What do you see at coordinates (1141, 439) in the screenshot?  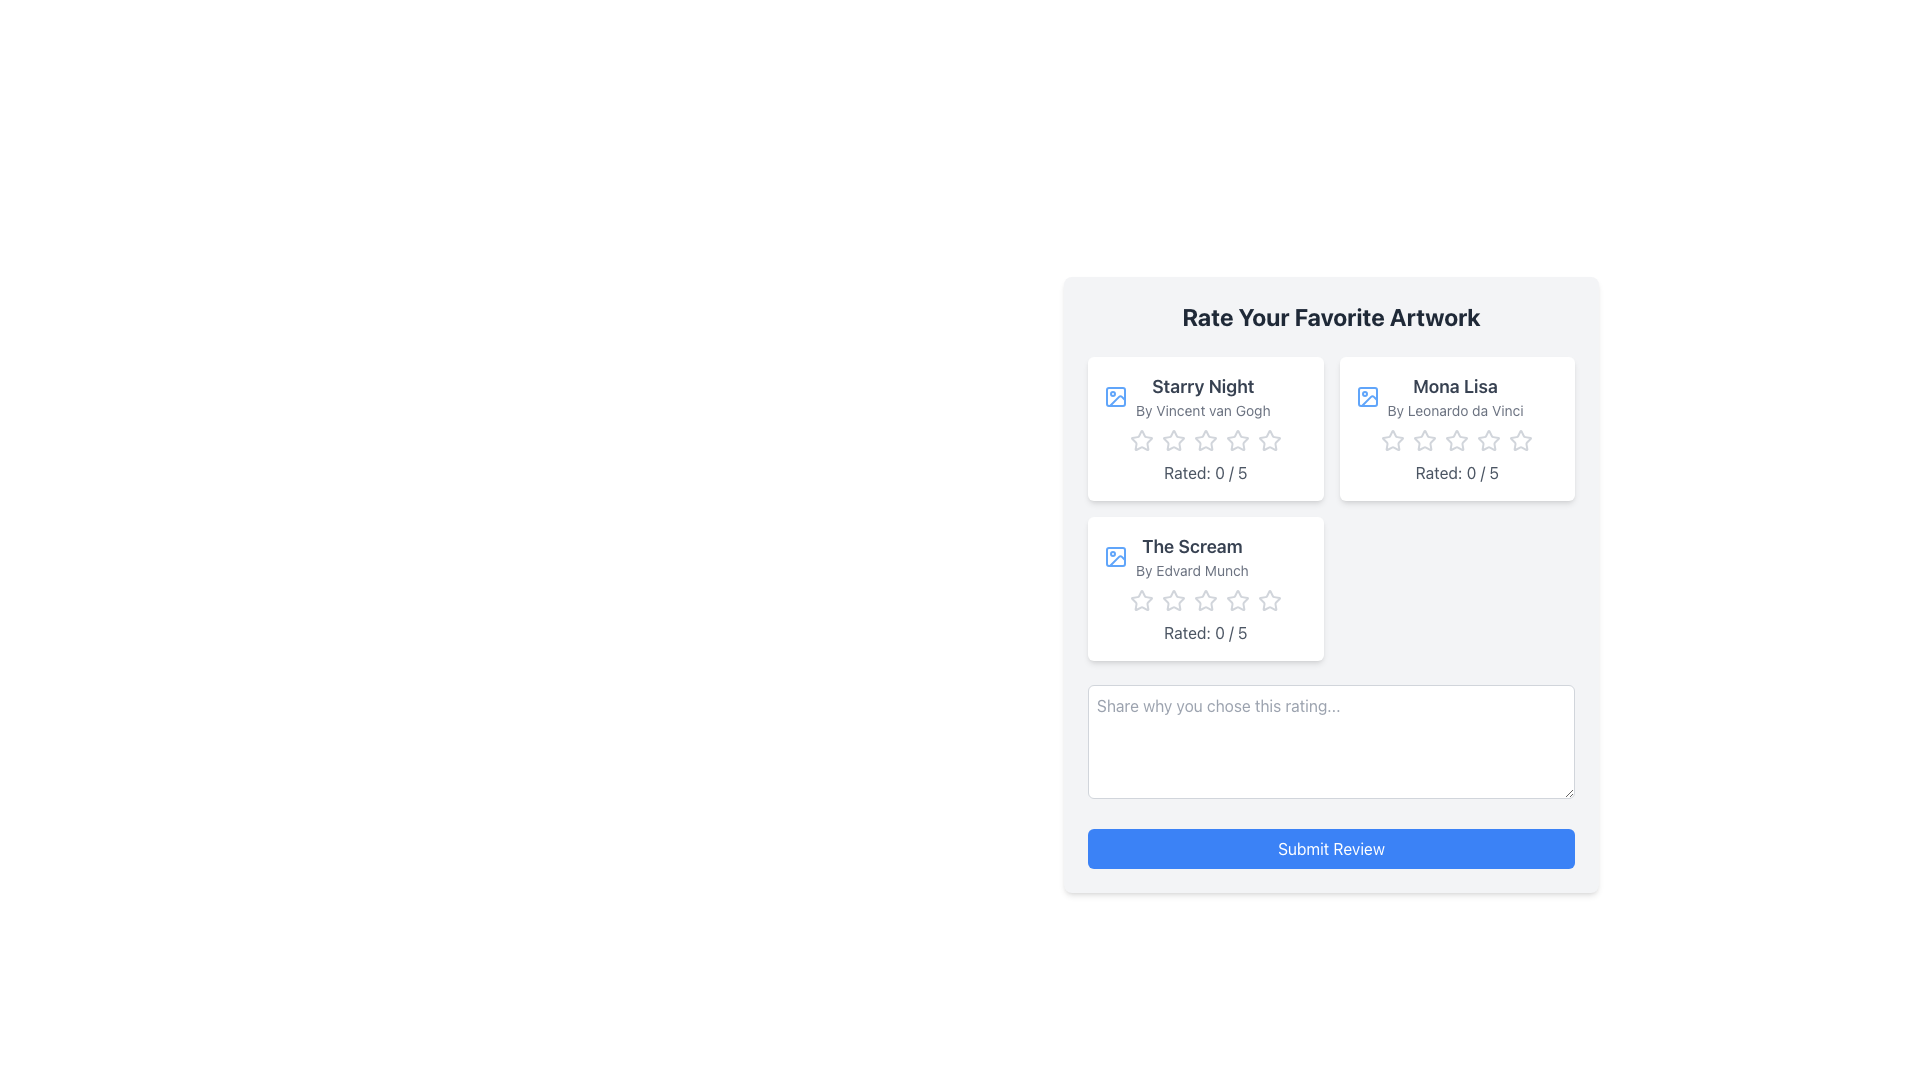 I see `the first gray star icon in the rating row for 'Starry Night'` at bounding box center [1141, 439].